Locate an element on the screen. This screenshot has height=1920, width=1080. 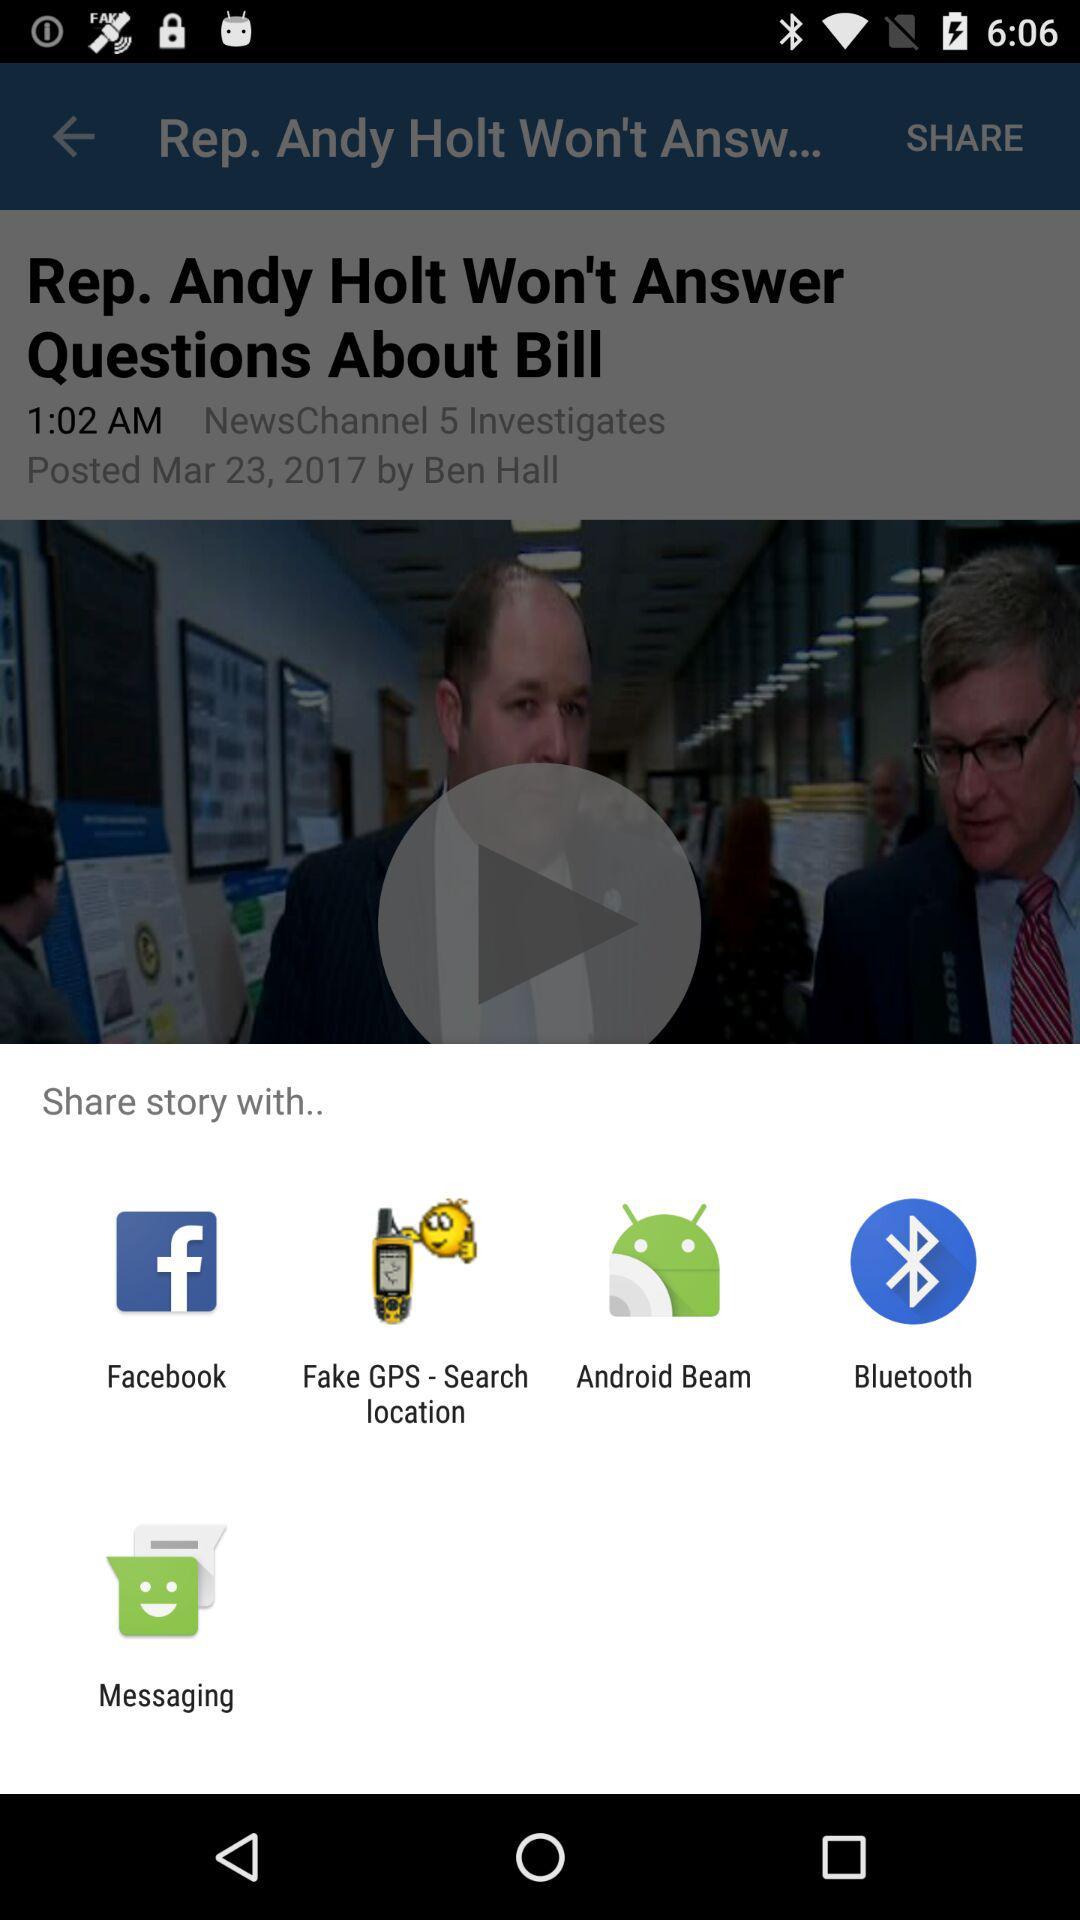
icon next to the android beam app is located at coordinates (913, 1392).